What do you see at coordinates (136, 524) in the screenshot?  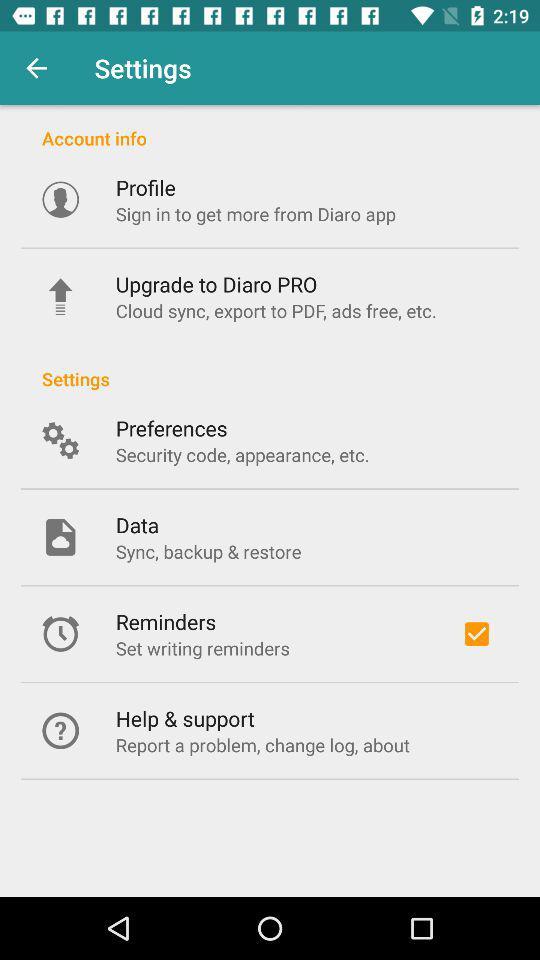 I see `the data` at bounding box center [136, 524].